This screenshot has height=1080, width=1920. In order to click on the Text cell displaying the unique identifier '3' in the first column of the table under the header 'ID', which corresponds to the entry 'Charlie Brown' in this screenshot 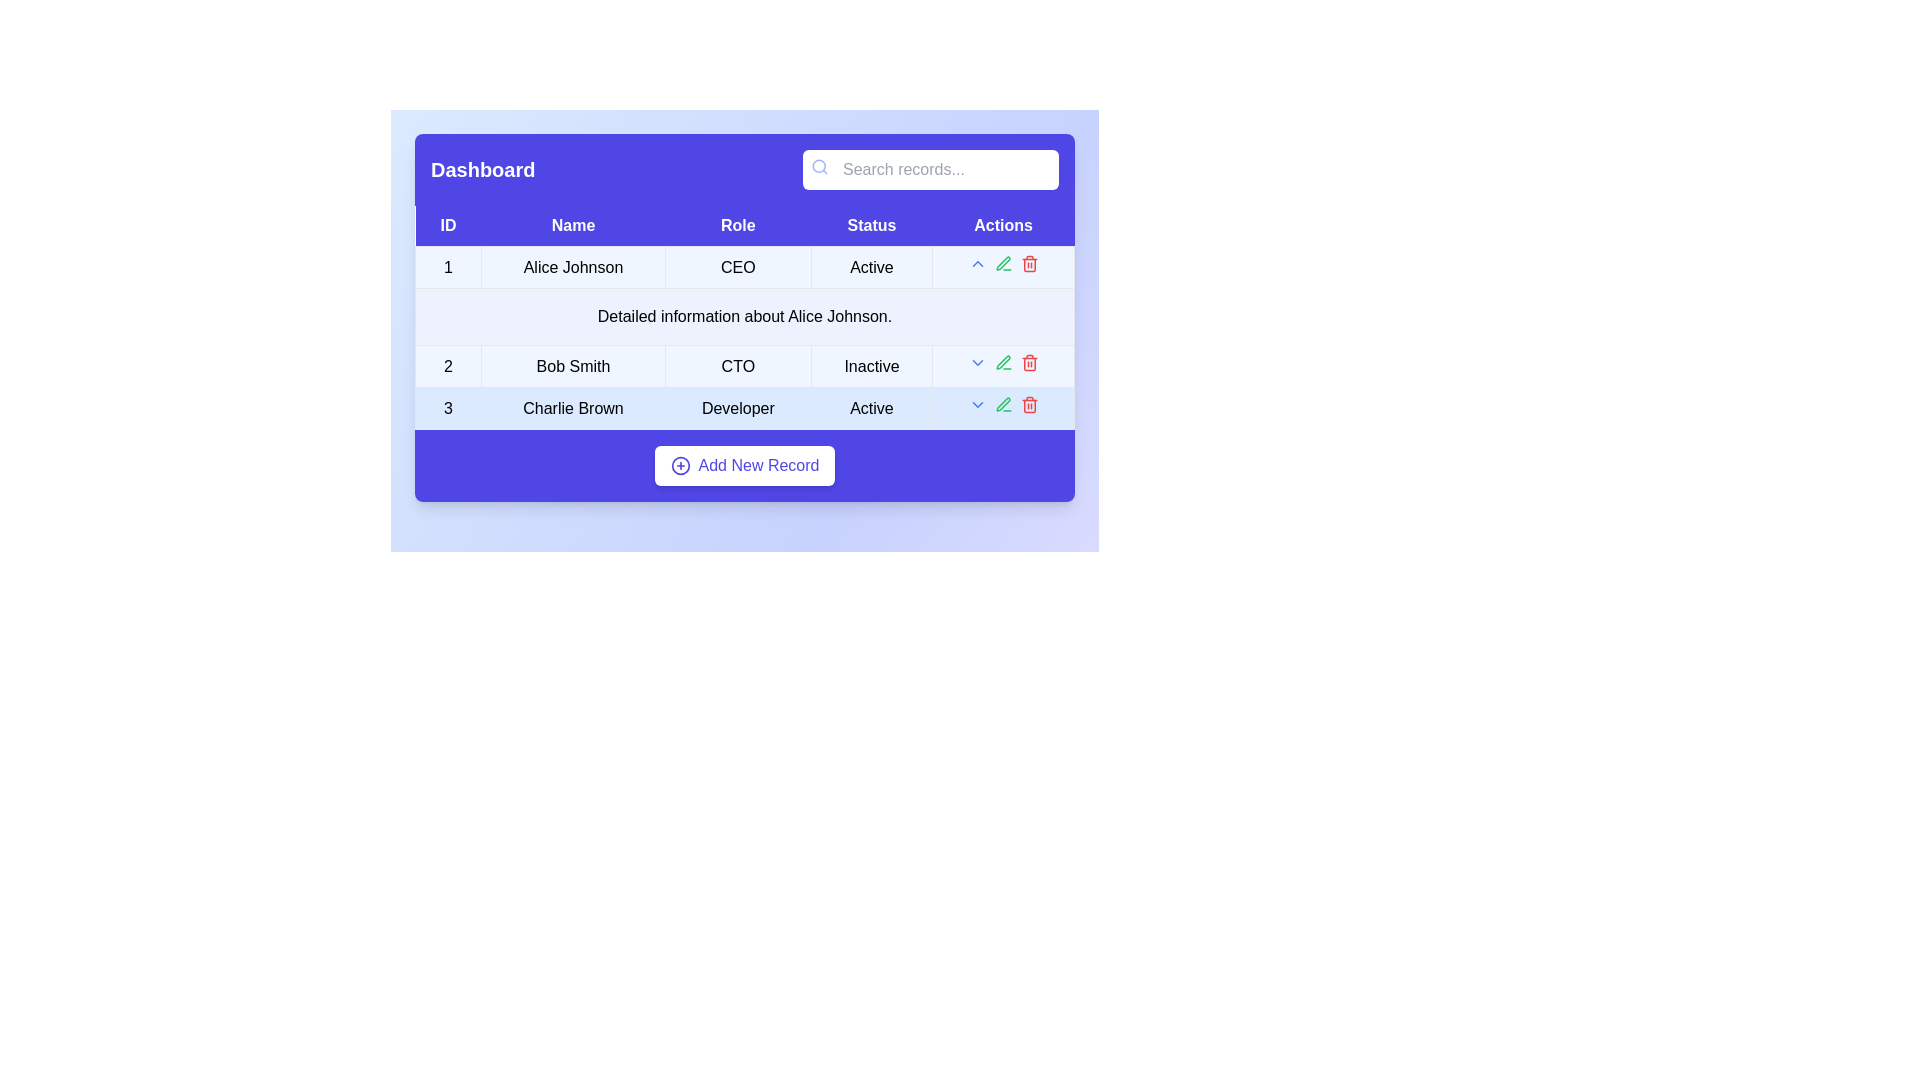, I will do `click(447, 407)`.